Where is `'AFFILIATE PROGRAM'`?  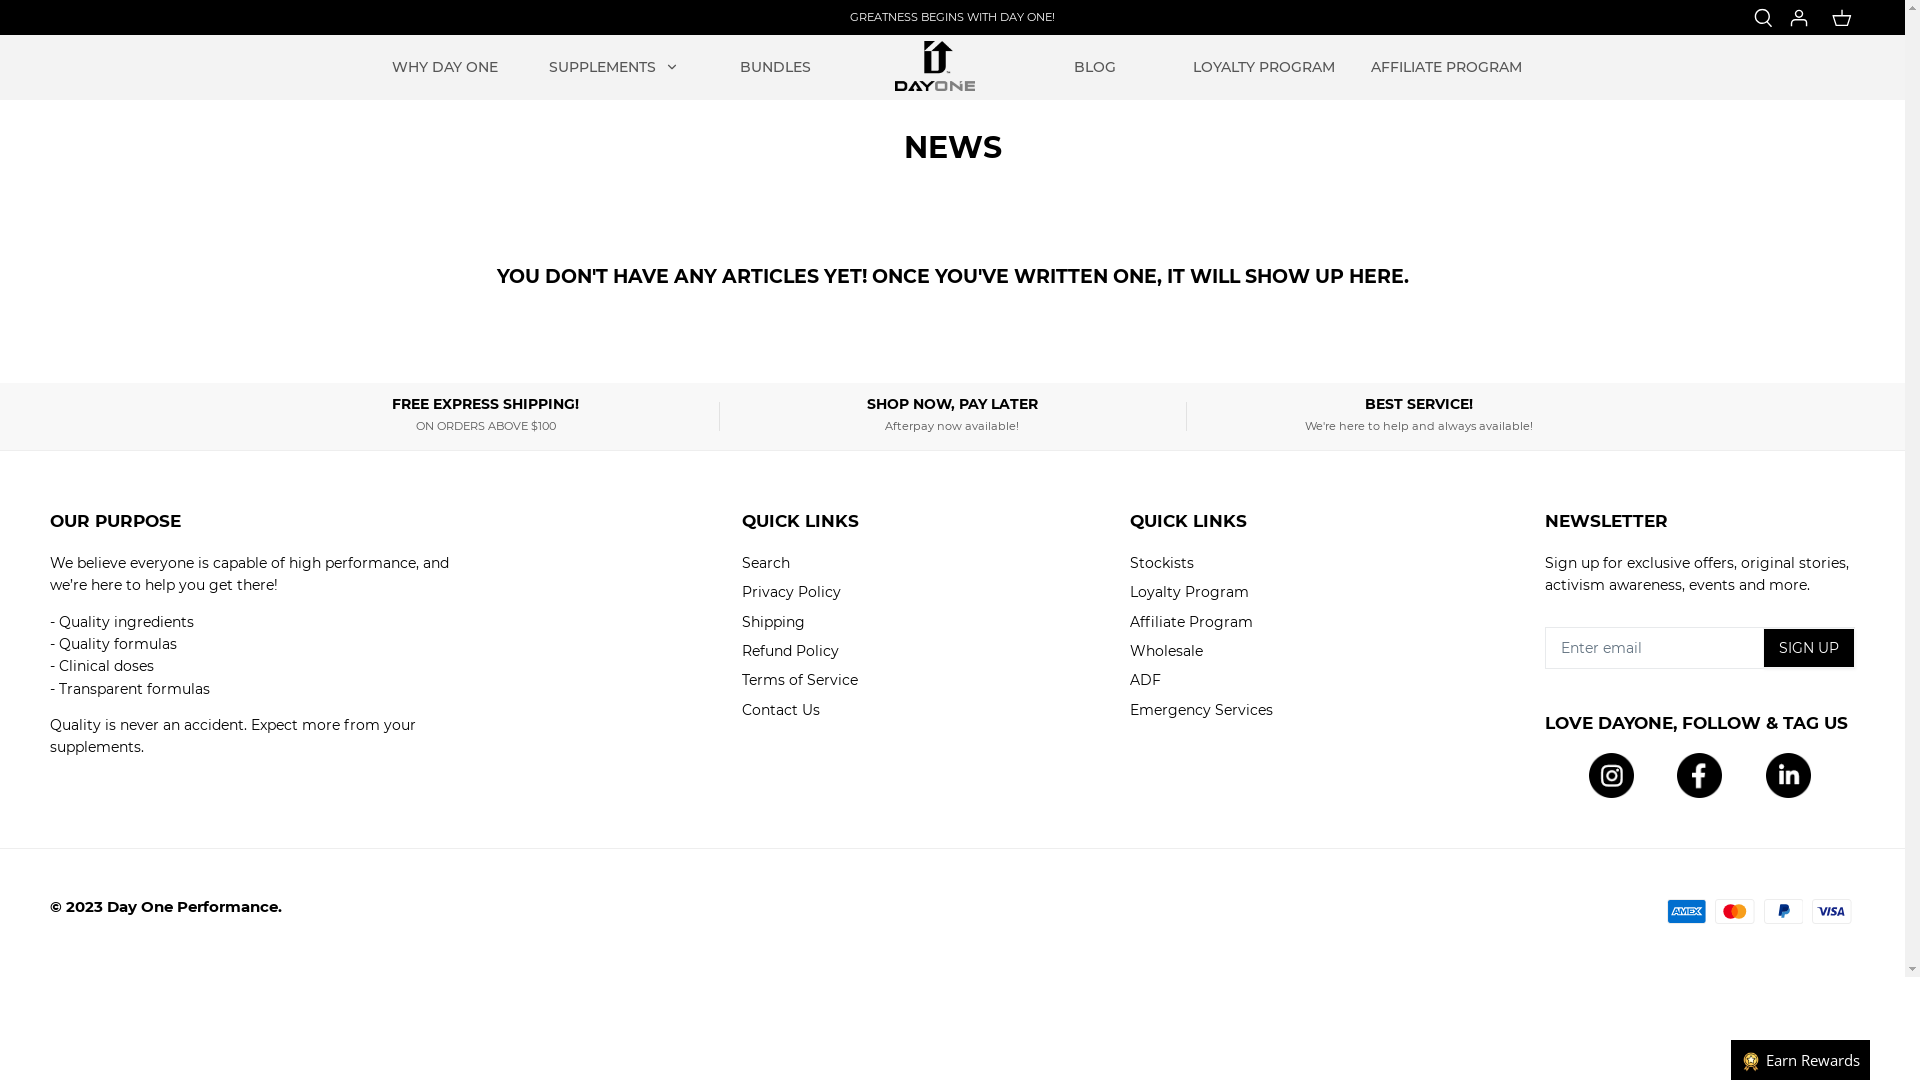
'AFFILIATE PROGRAM' is located at coordinates (1446, 66).